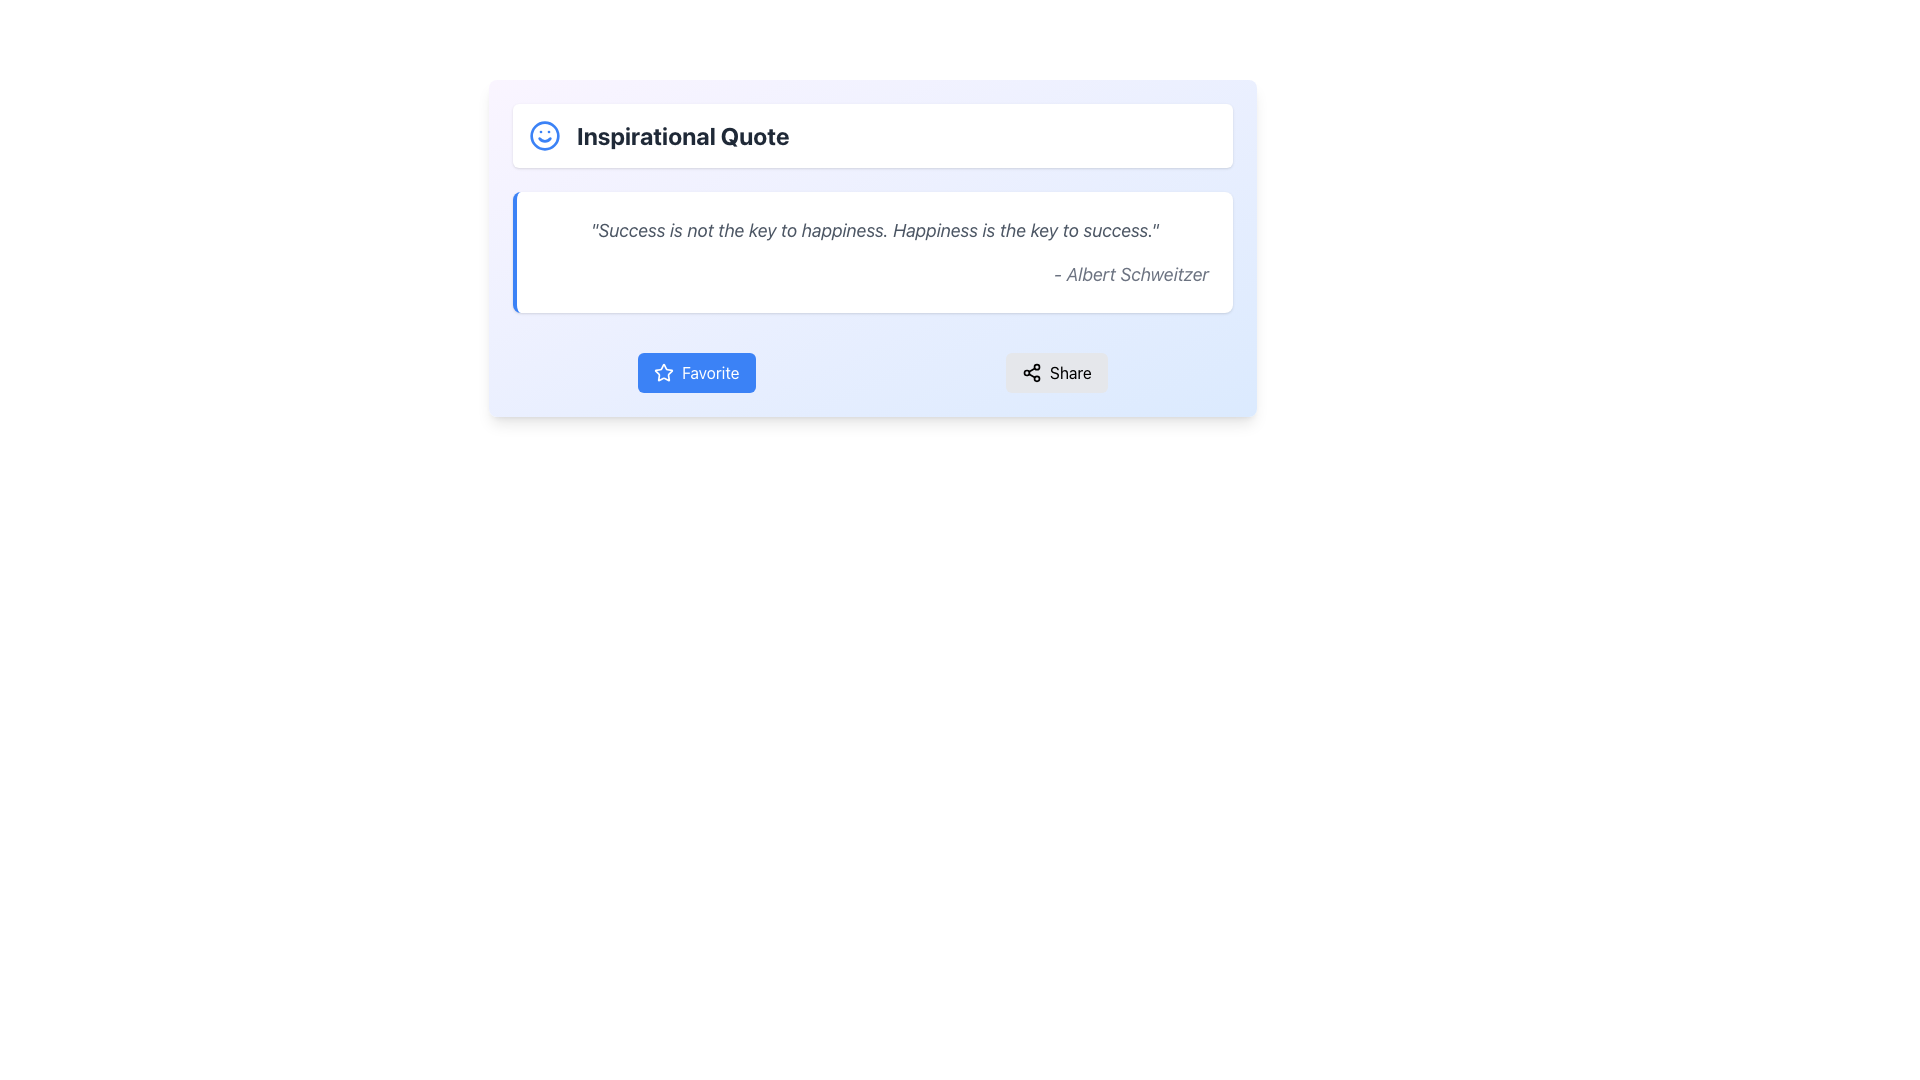 This screenshot has height=1080, width=1920. Describe the element at coordinates (1032, 373) in the screenshot. I see `the share icon located in the bottom-right corner of the card` at that location.